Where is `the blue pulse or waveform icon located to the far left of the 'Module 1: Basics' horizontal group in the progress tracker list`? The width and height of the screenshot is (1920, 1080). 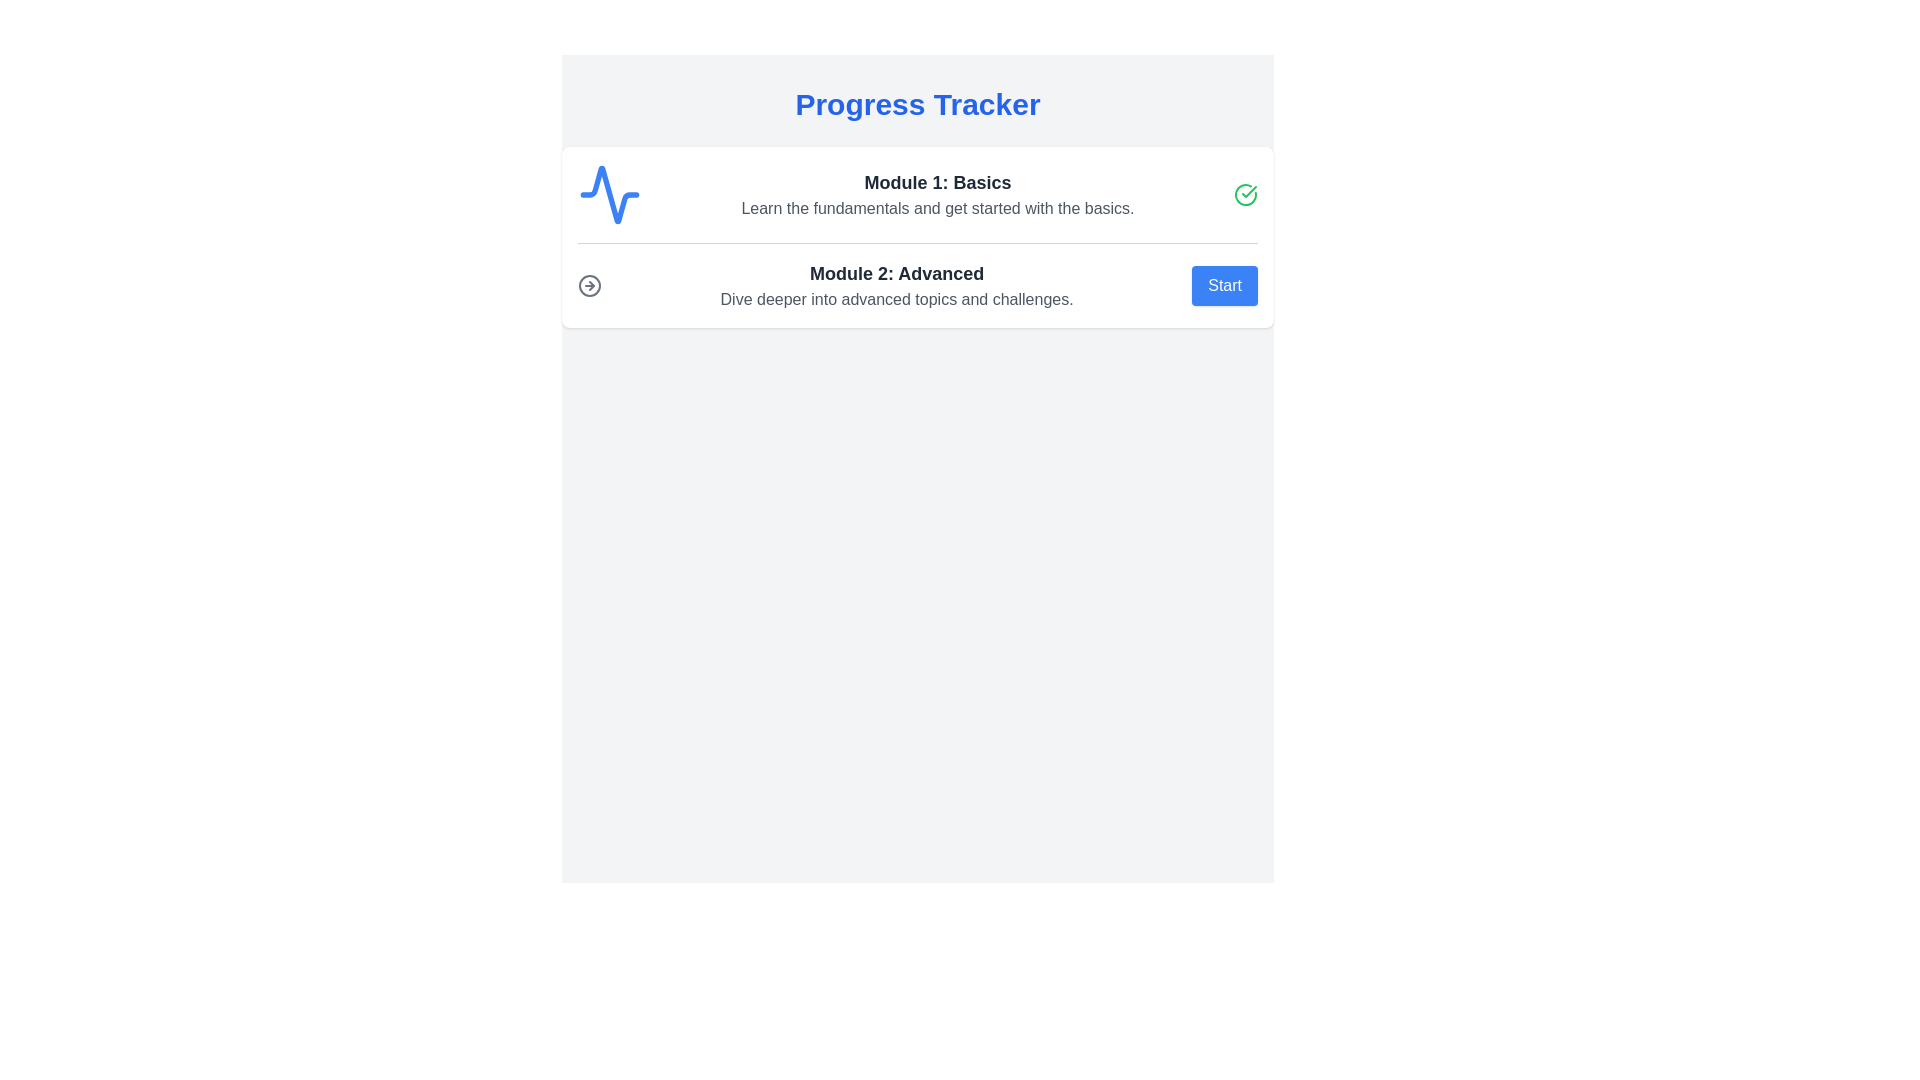
the blue pulse or waveform icon located to the far left of the 'Module 1: Basics' horizontal group in the progress tracker list is located at coordinates (608, 195).